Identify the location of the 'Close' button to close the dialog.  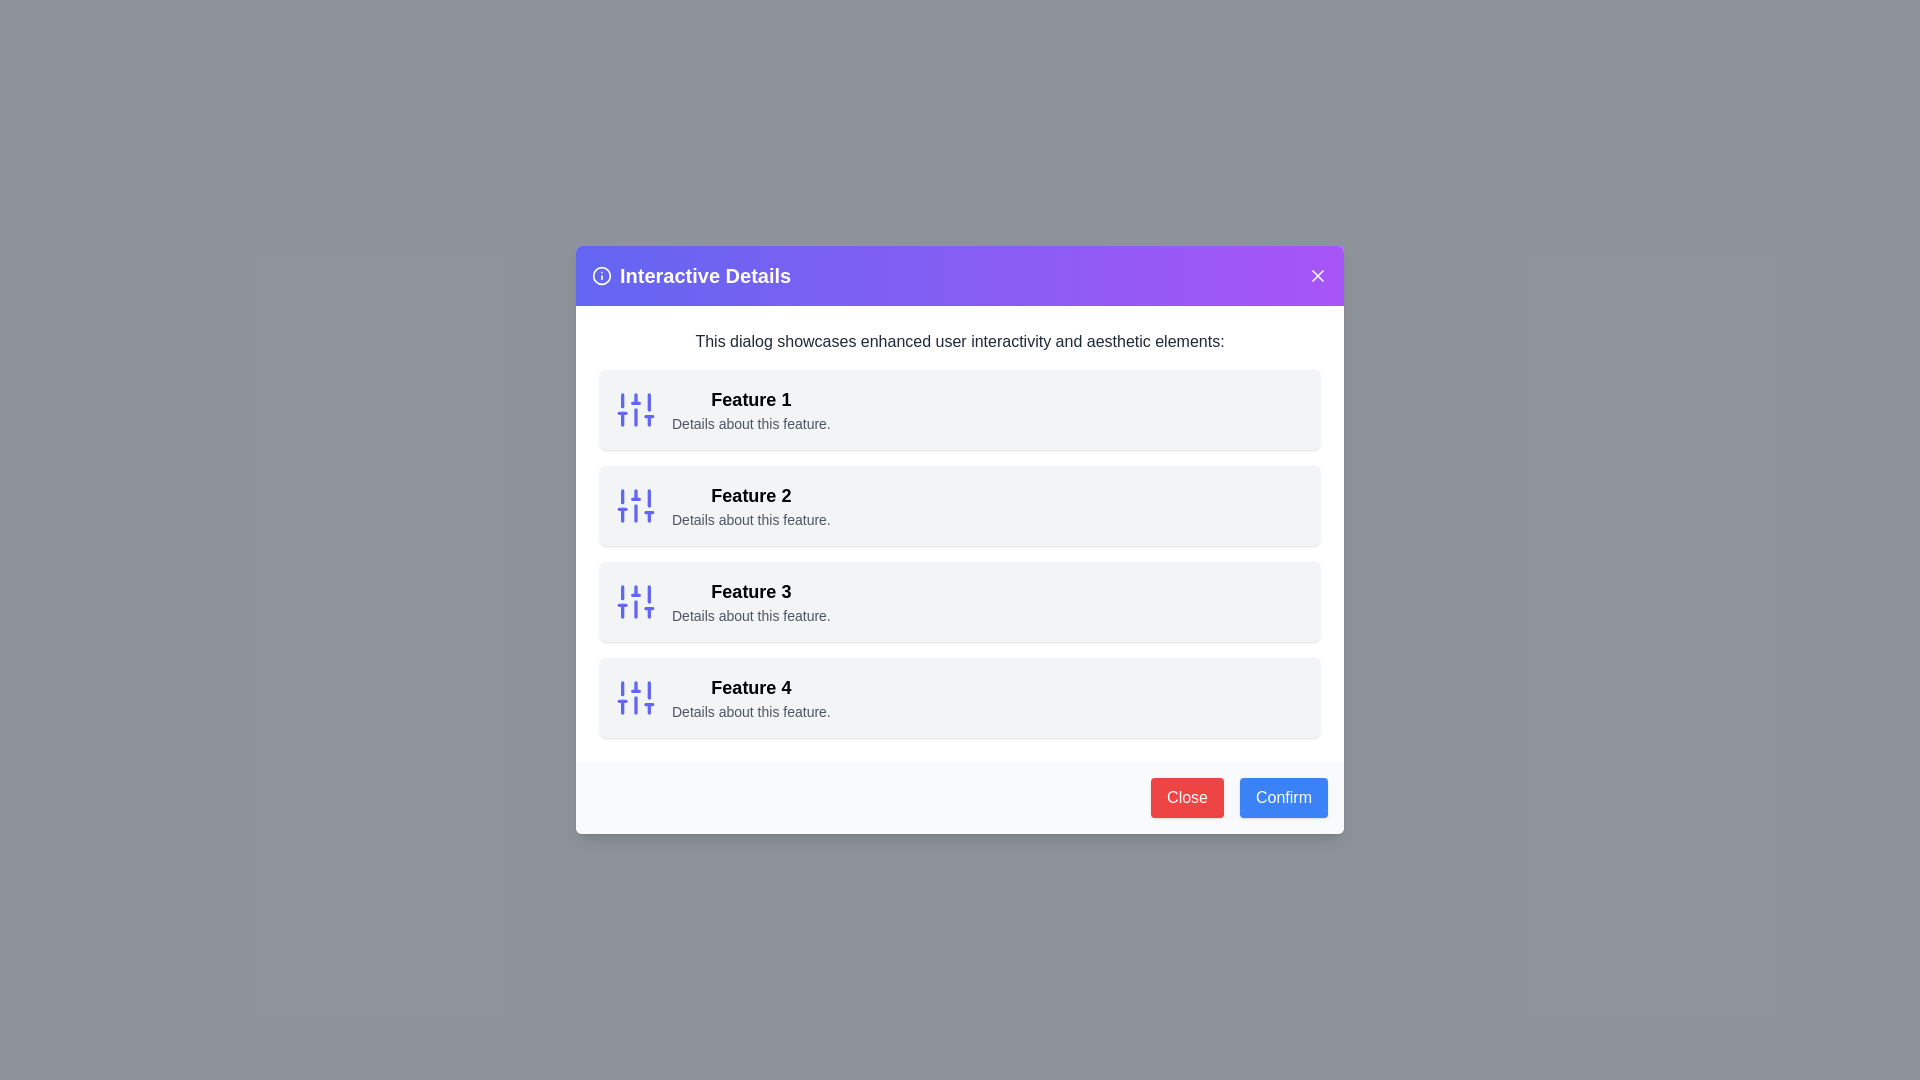
(1187, 797).